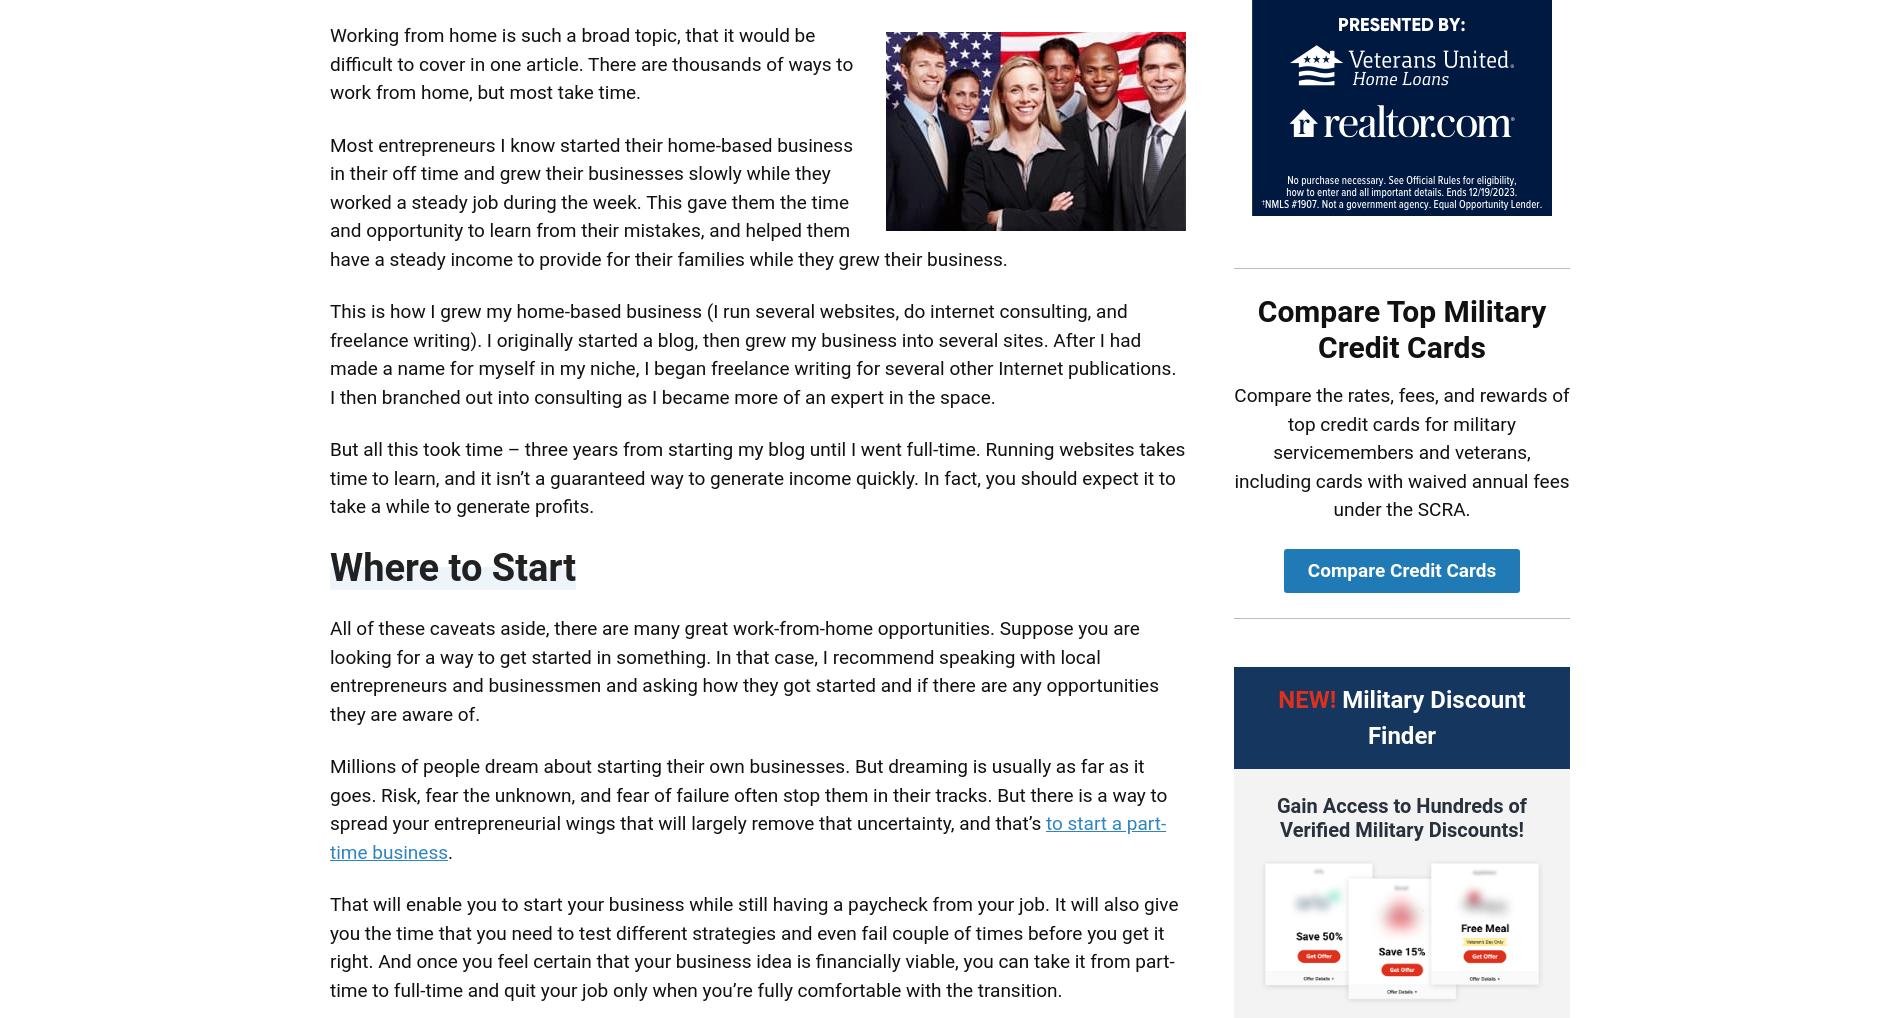 The image size is (1900, 1018). I want to click on 'This is how I grew my home-based business (I run several websites, do internet consulting, and freelance writing). I originally started a blog, then grew my business into several sites. After I had made a name for myself in my niche, I began freelance writing for several other Internet publications. I then branched out into consulting as I became more of an expert in the space.', so click(751, 352).